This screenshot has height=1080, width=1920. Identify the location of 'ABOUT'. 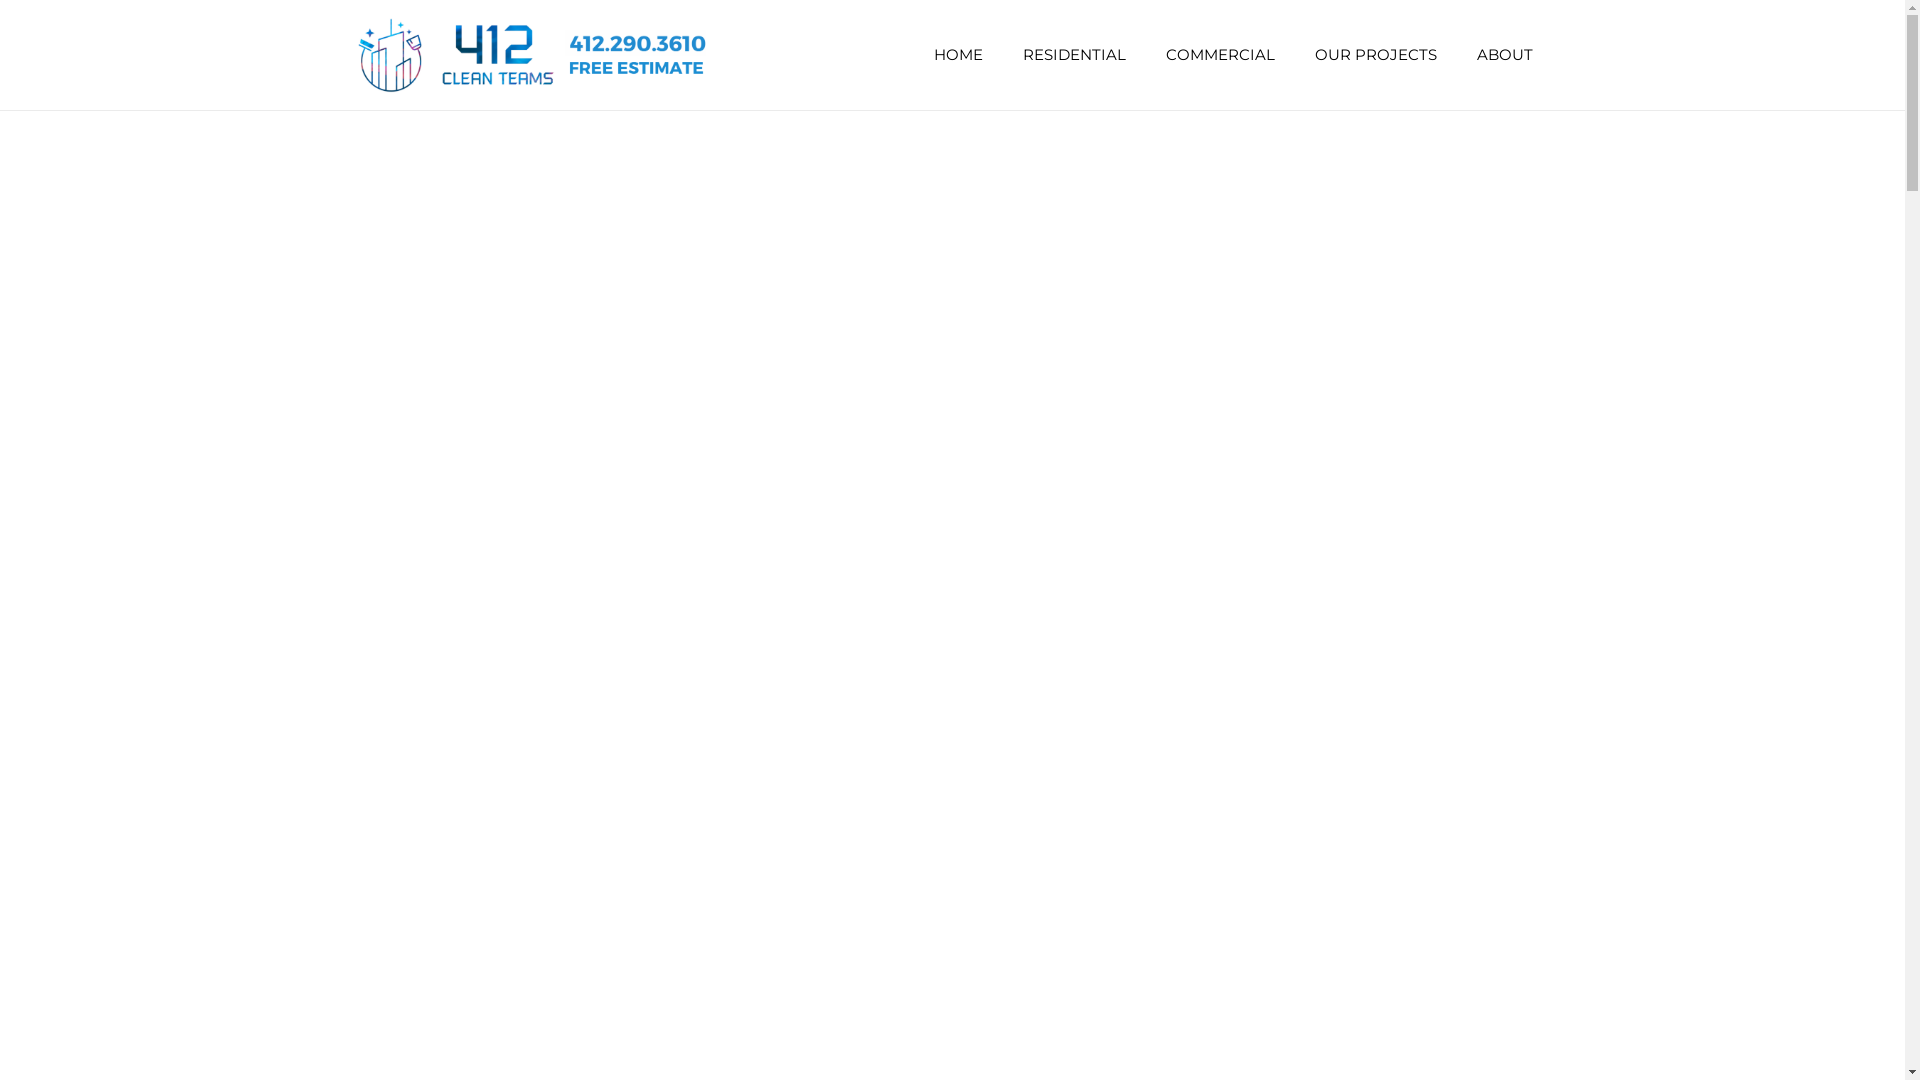
(1505, 53).